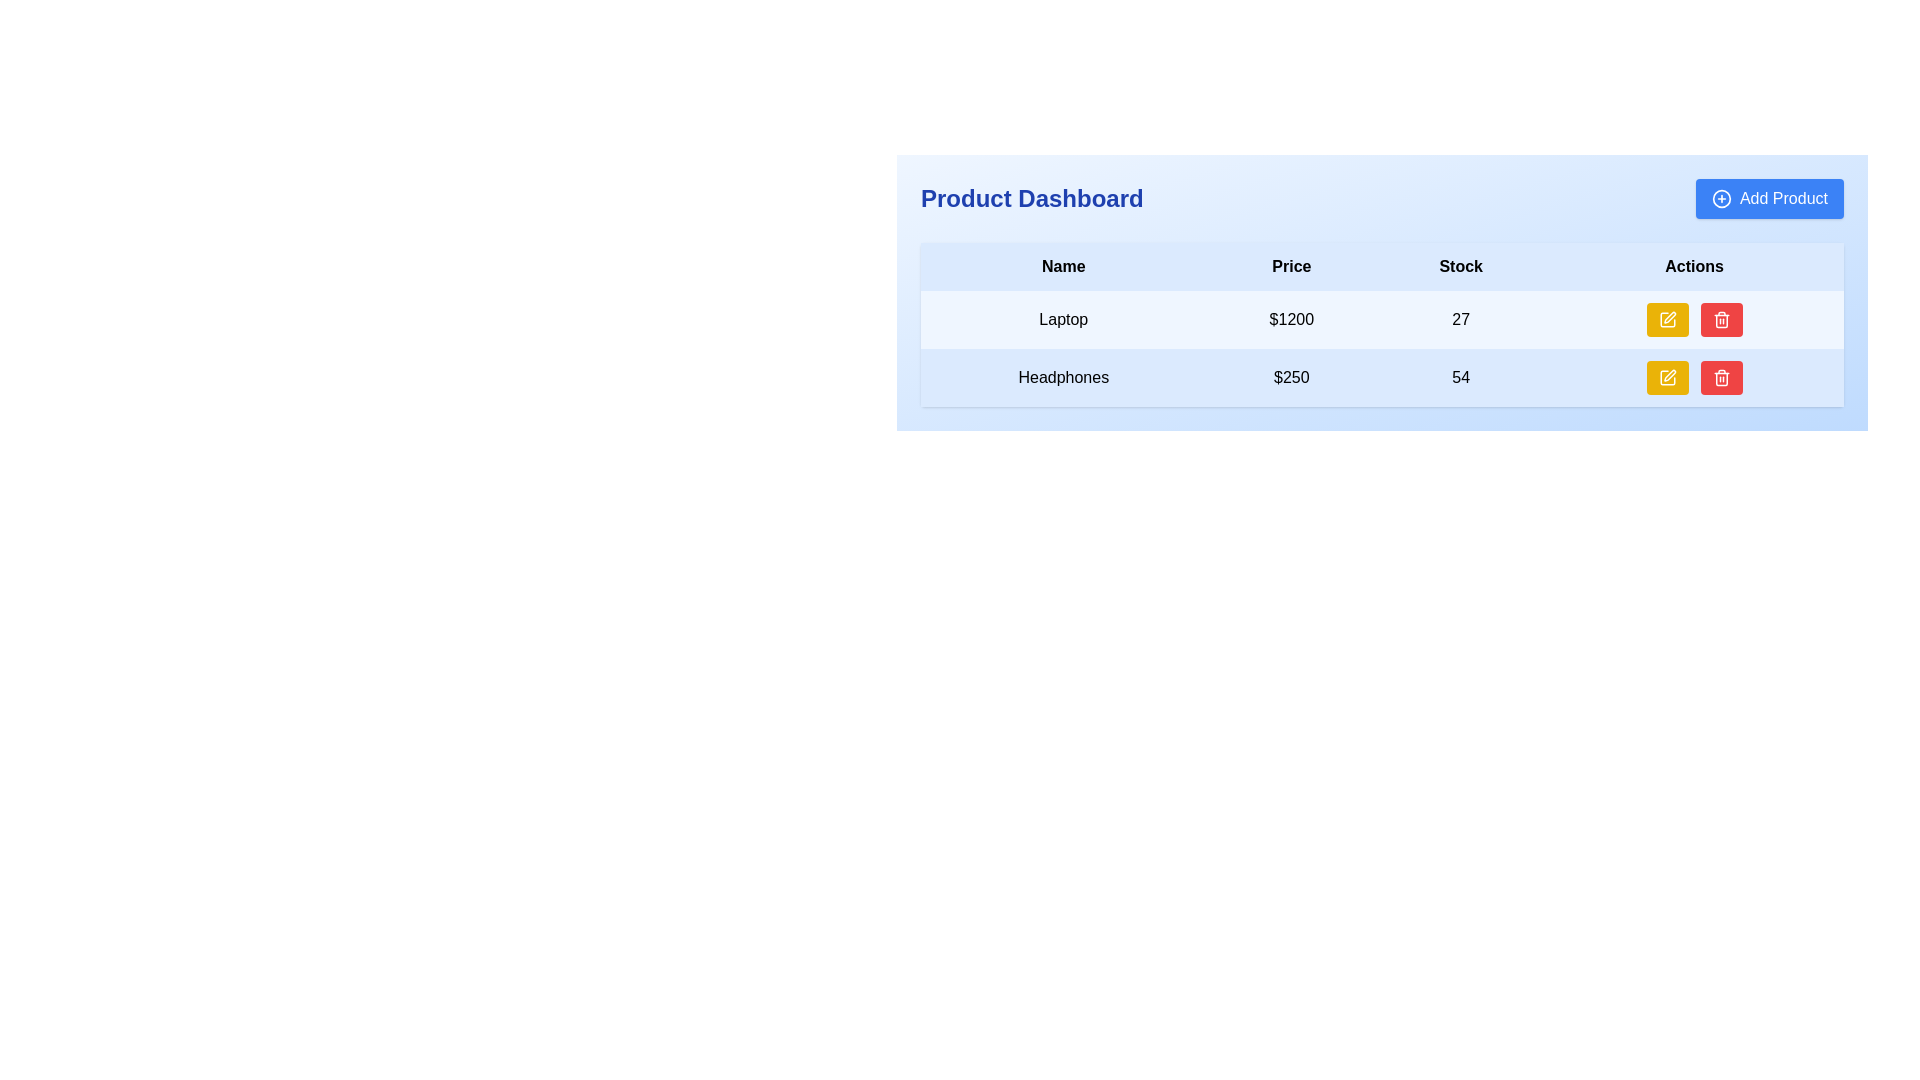 This screenshot has width=1920, height=1080. Describe the element at coordinates (1032, 199) in the screenshot. I see `title label that serves as a heading for the page, located at the specified coordinates` at that location.